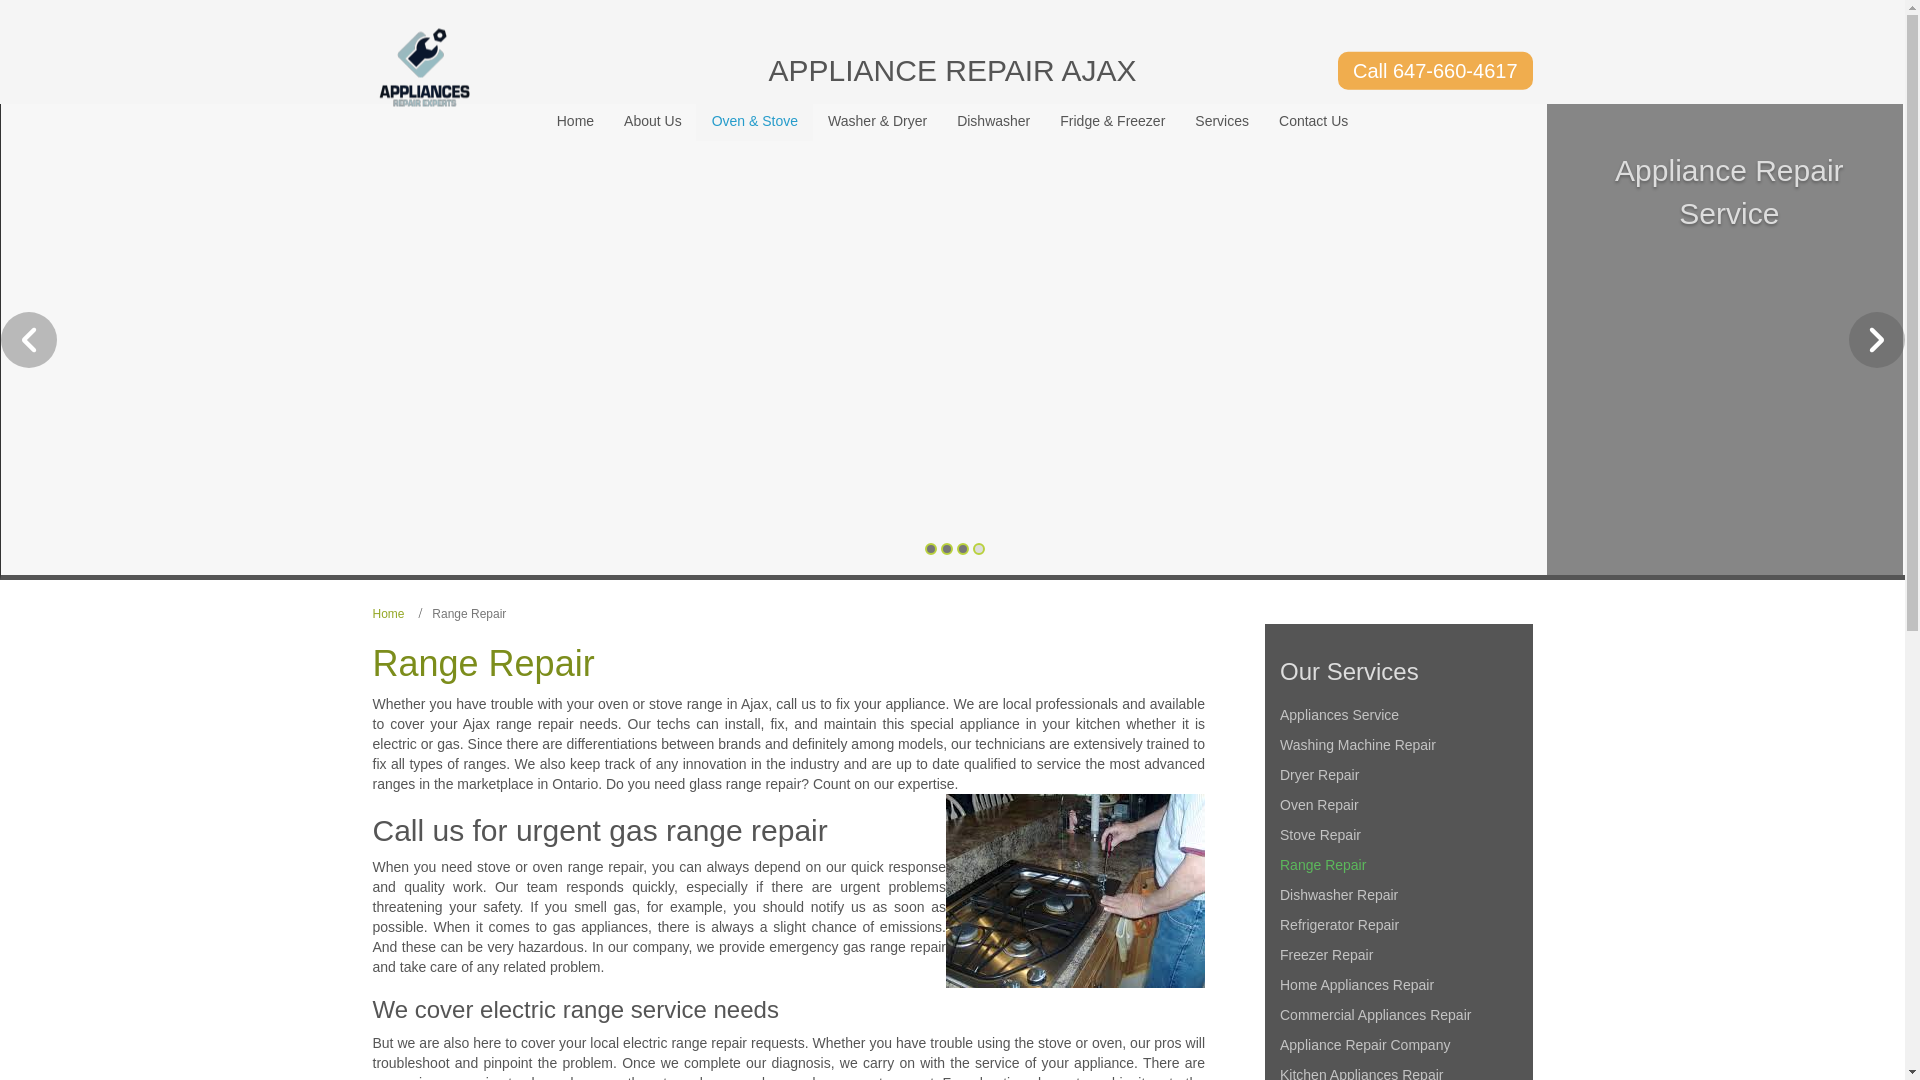  Describe the element at coordinates (1397, 1014) in the screenshot. I see `'Commercial Appliances Repair'` at that location.